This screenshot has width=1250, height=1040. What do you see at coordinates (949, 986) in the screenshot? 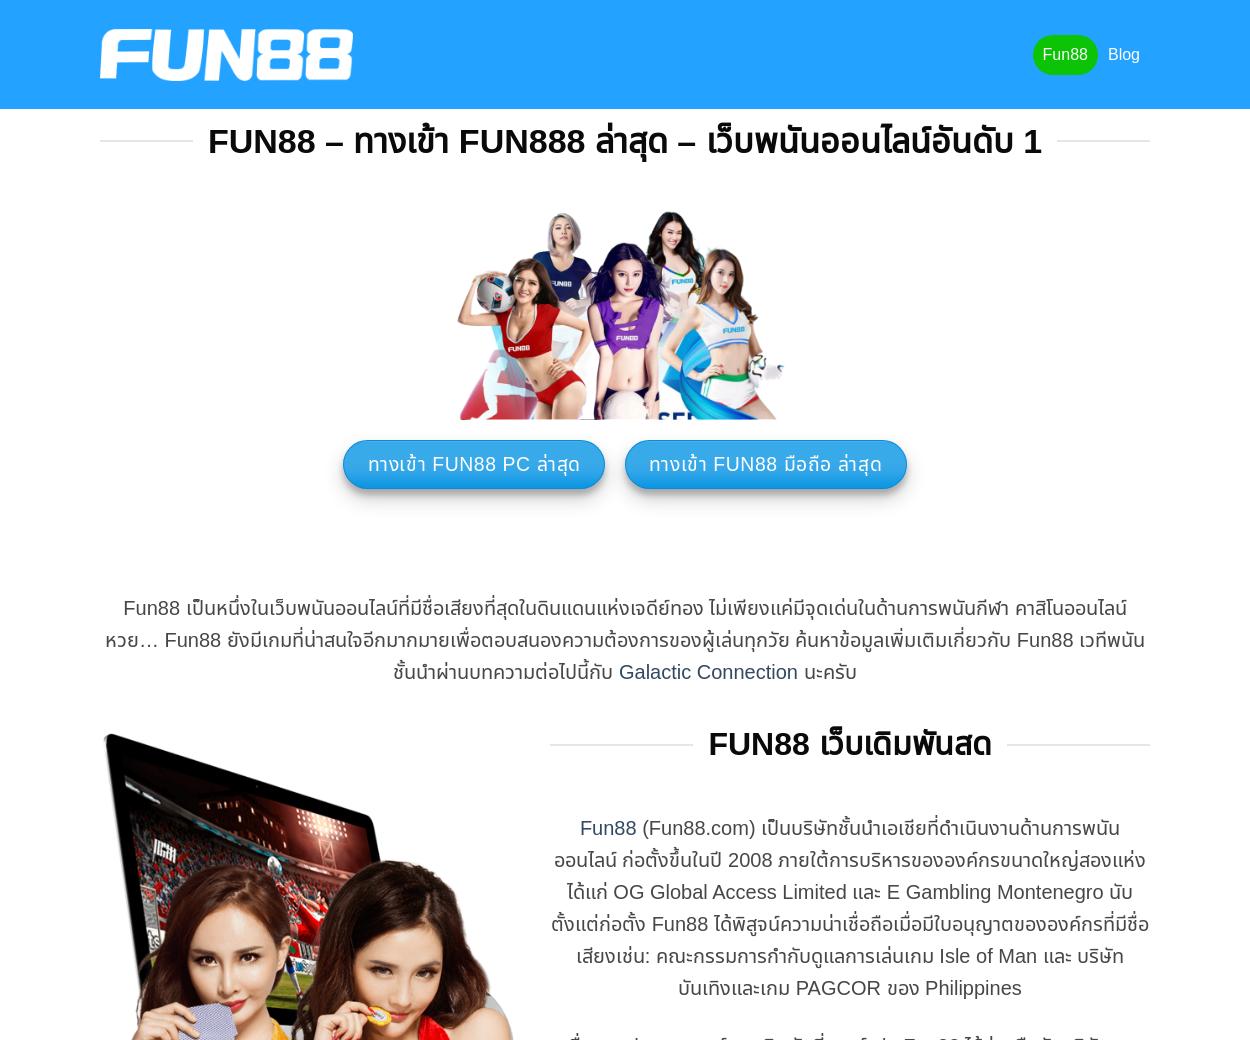
I see `'ของ Philippines'` at bounding box center [949, 986].